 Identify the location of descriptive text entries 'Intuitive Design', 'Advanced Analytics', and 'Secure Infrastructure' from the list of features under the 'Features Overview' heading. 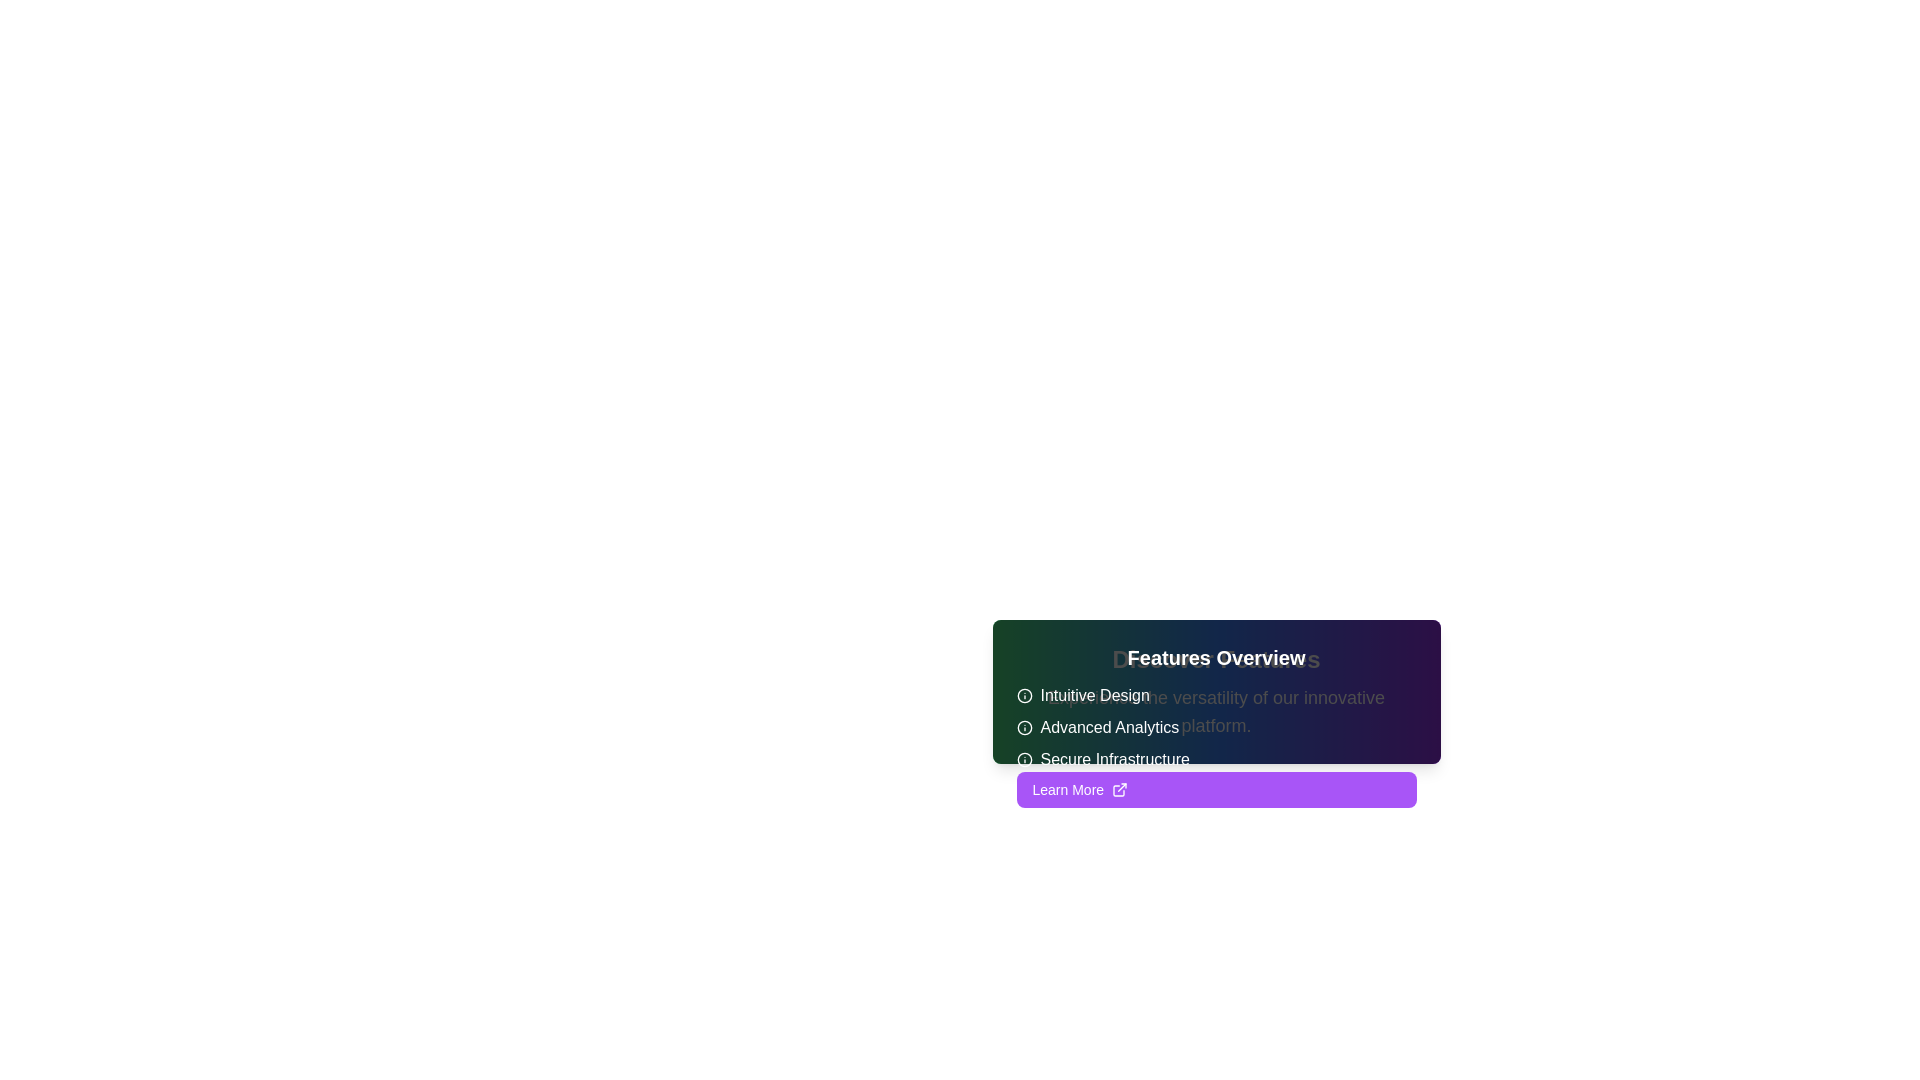
(1215, 728).